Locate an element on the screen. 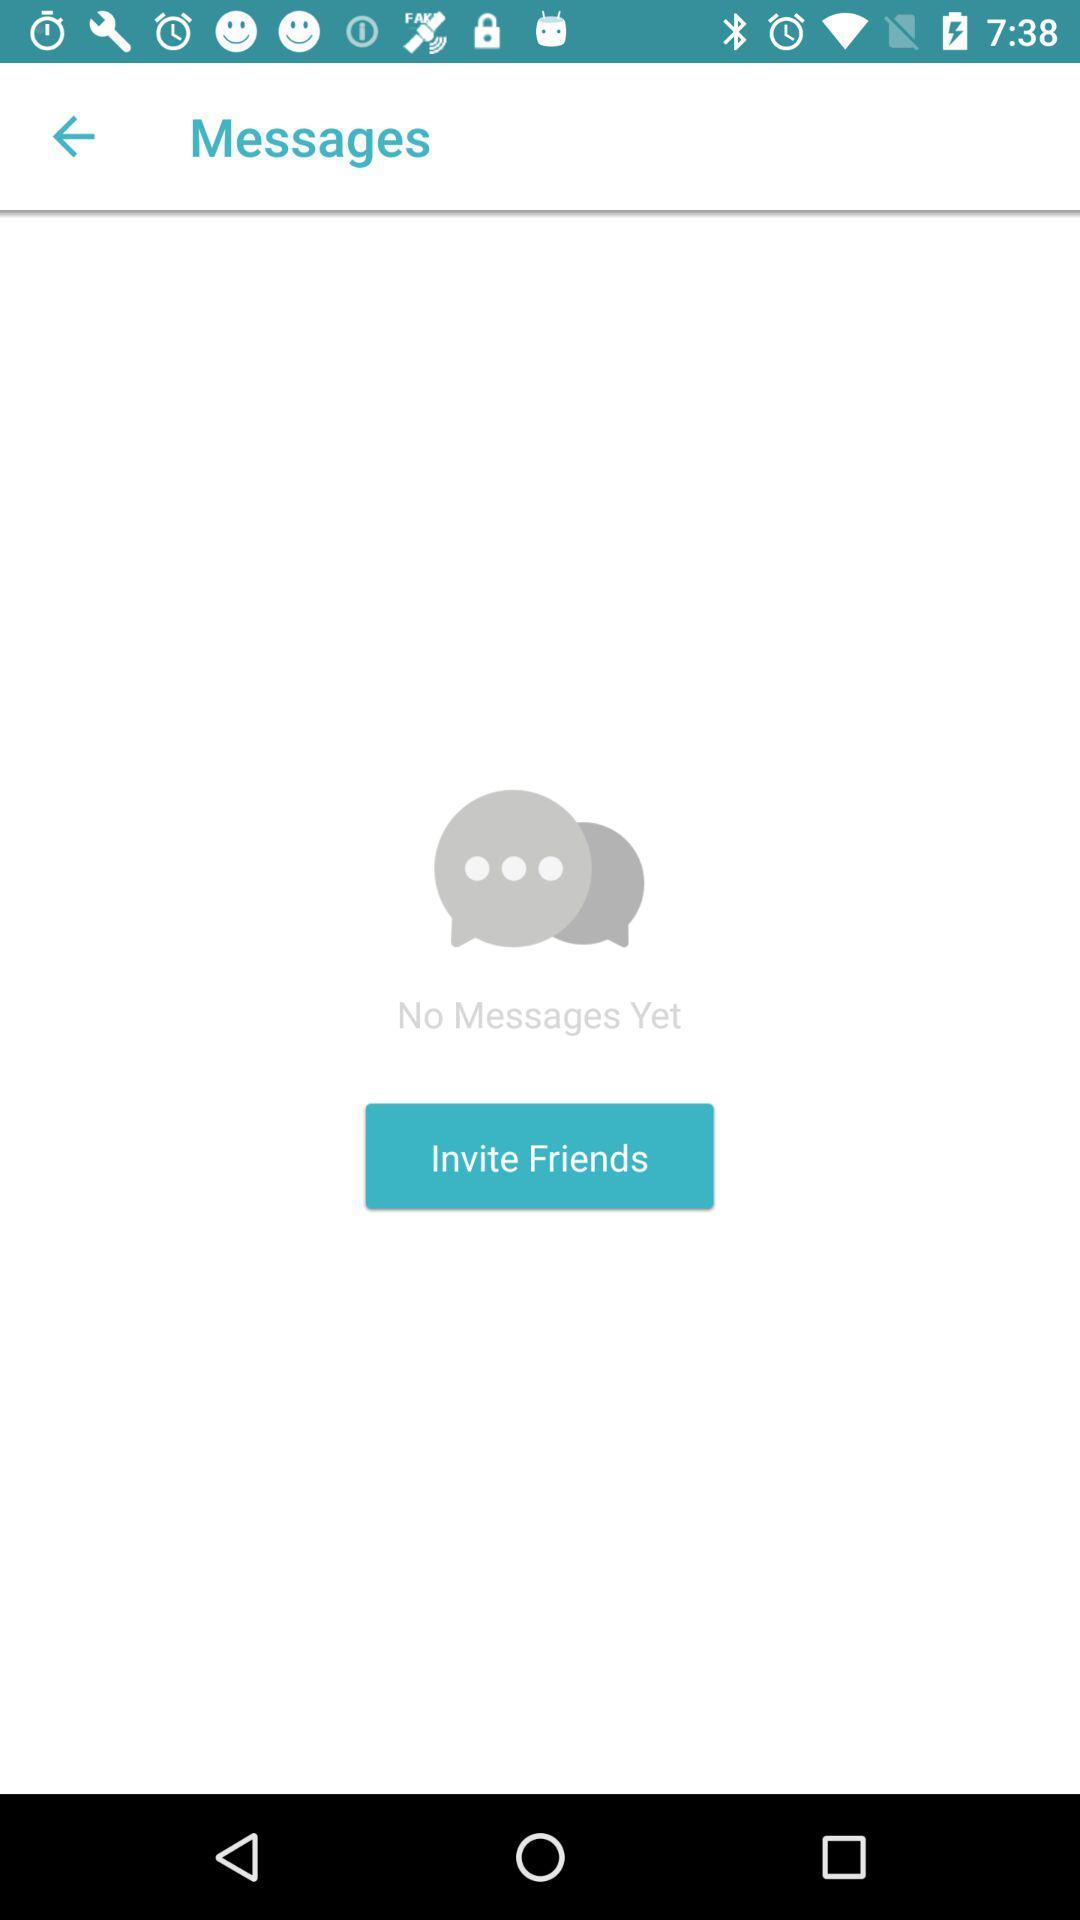 The width and height of the screenshot is (1080, 1920). the item to the left of messages item is located at coordinates (72, 135).